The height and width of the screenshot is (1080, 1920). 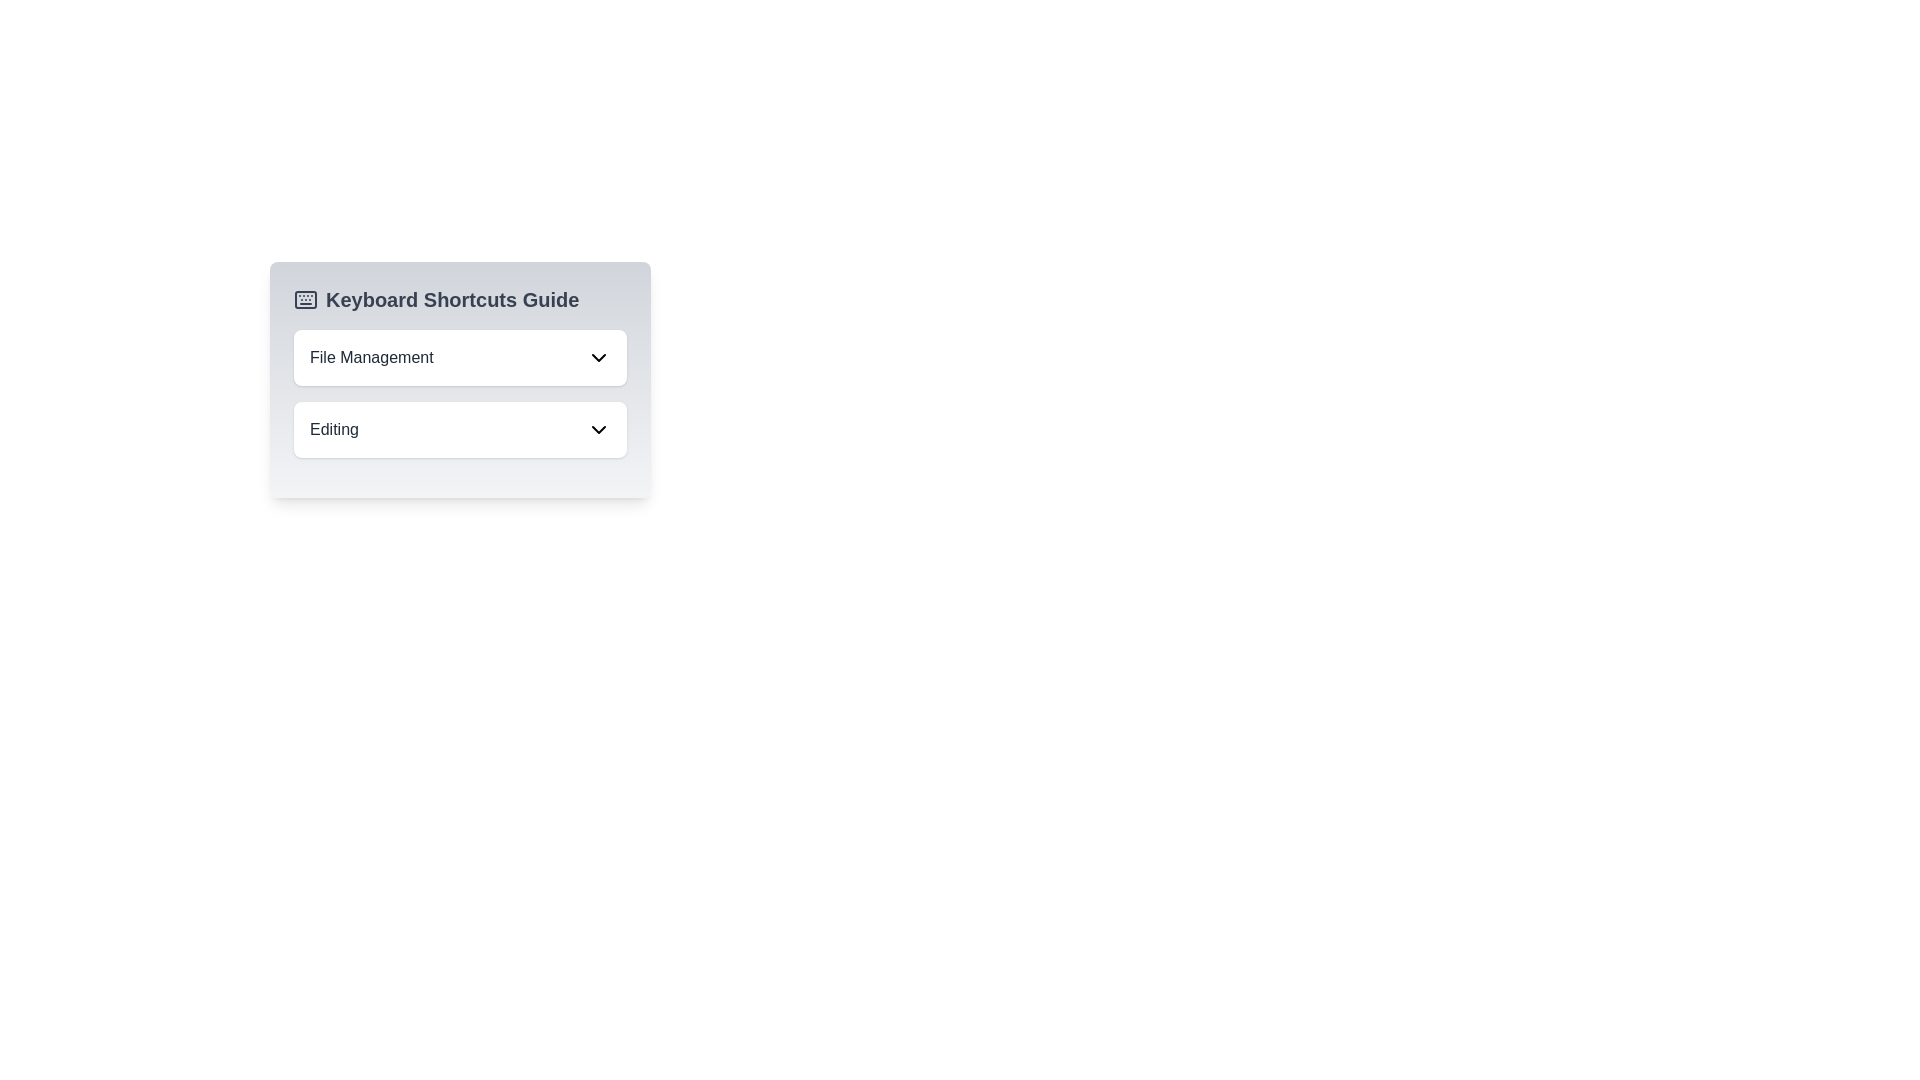 What do you see at coordinates (459, 428) in the screenshot?
I see `the dropdown trigger labeled 'Editing', which is a rectangular section with a white background and rounded corners located under the 'File Management' section` at bounding box center [459, 428].